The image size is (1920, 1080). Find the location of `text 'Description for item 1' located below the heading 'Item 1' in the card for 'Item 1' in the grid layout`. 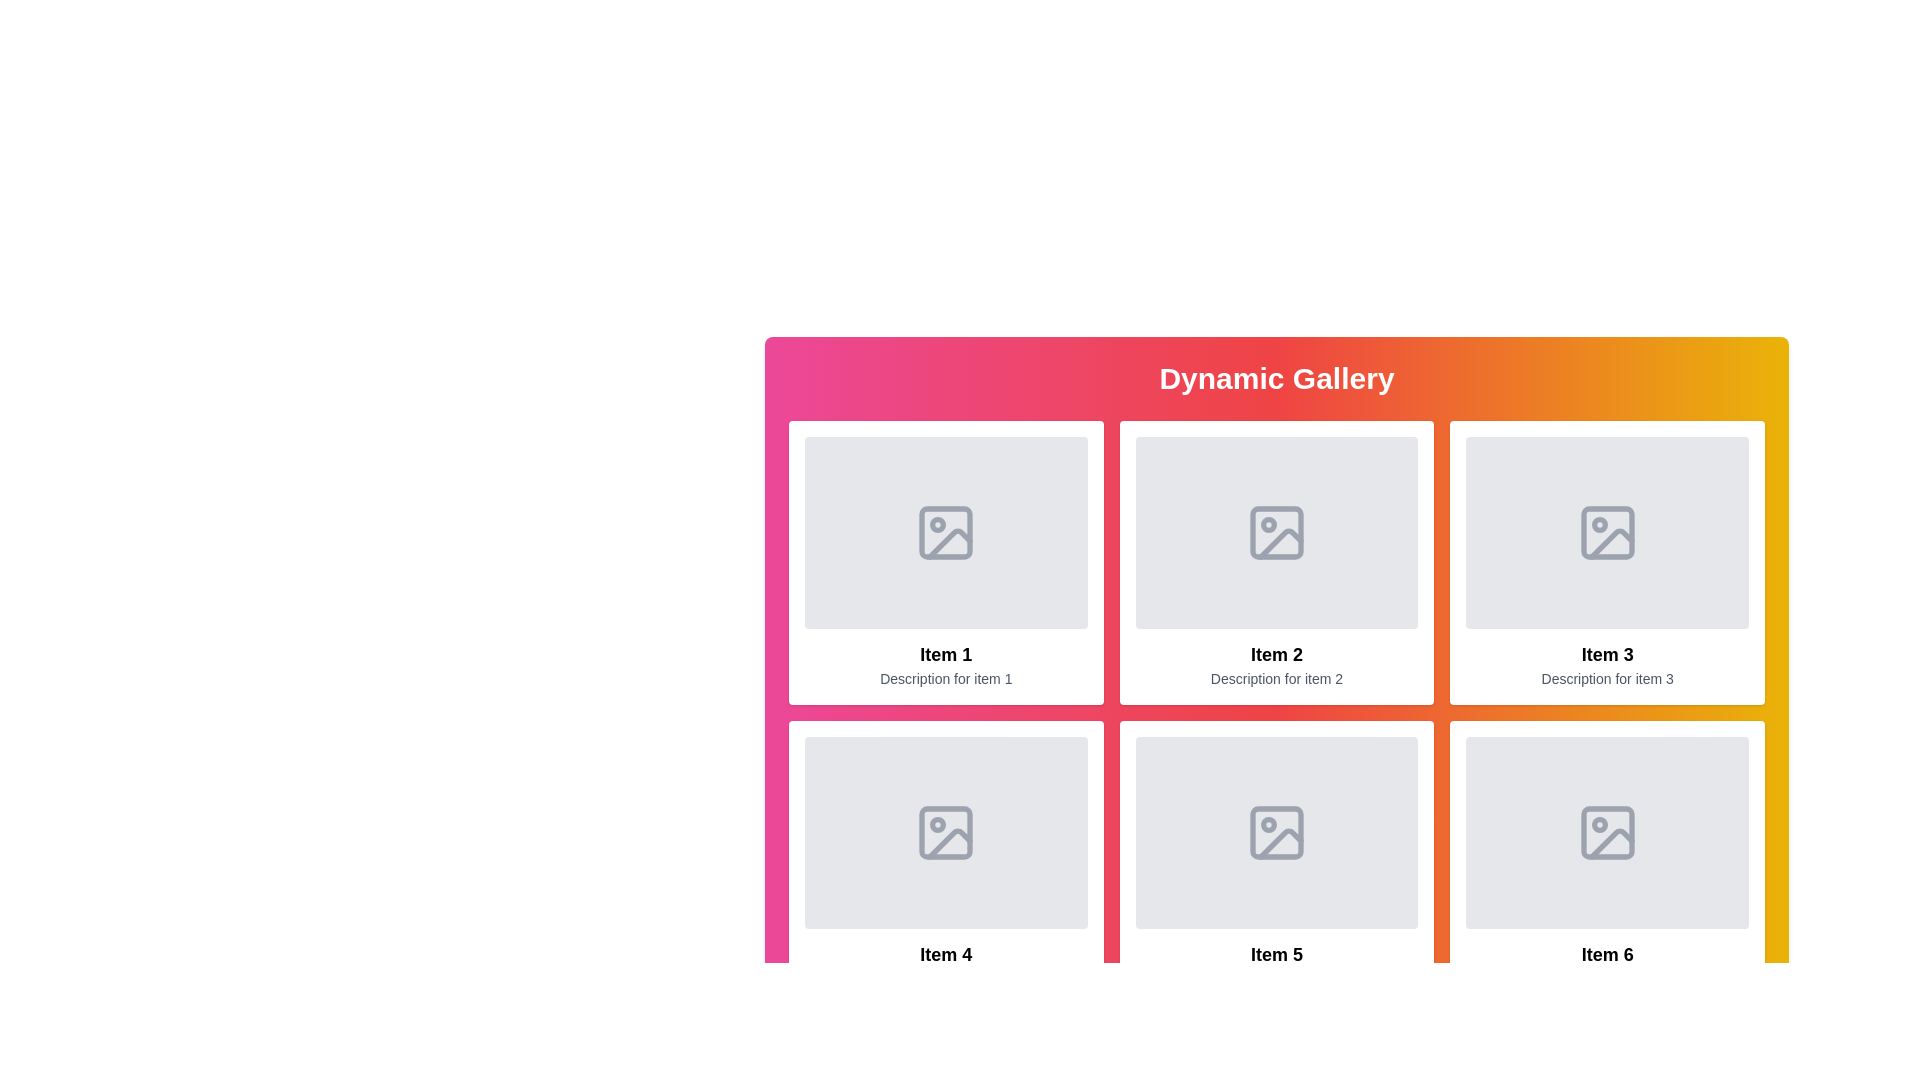

text 'Description for item 1' located below the heading 'Item 1' in the card for 'Item 1' in the grid layout is located at coordinates (945, 677).